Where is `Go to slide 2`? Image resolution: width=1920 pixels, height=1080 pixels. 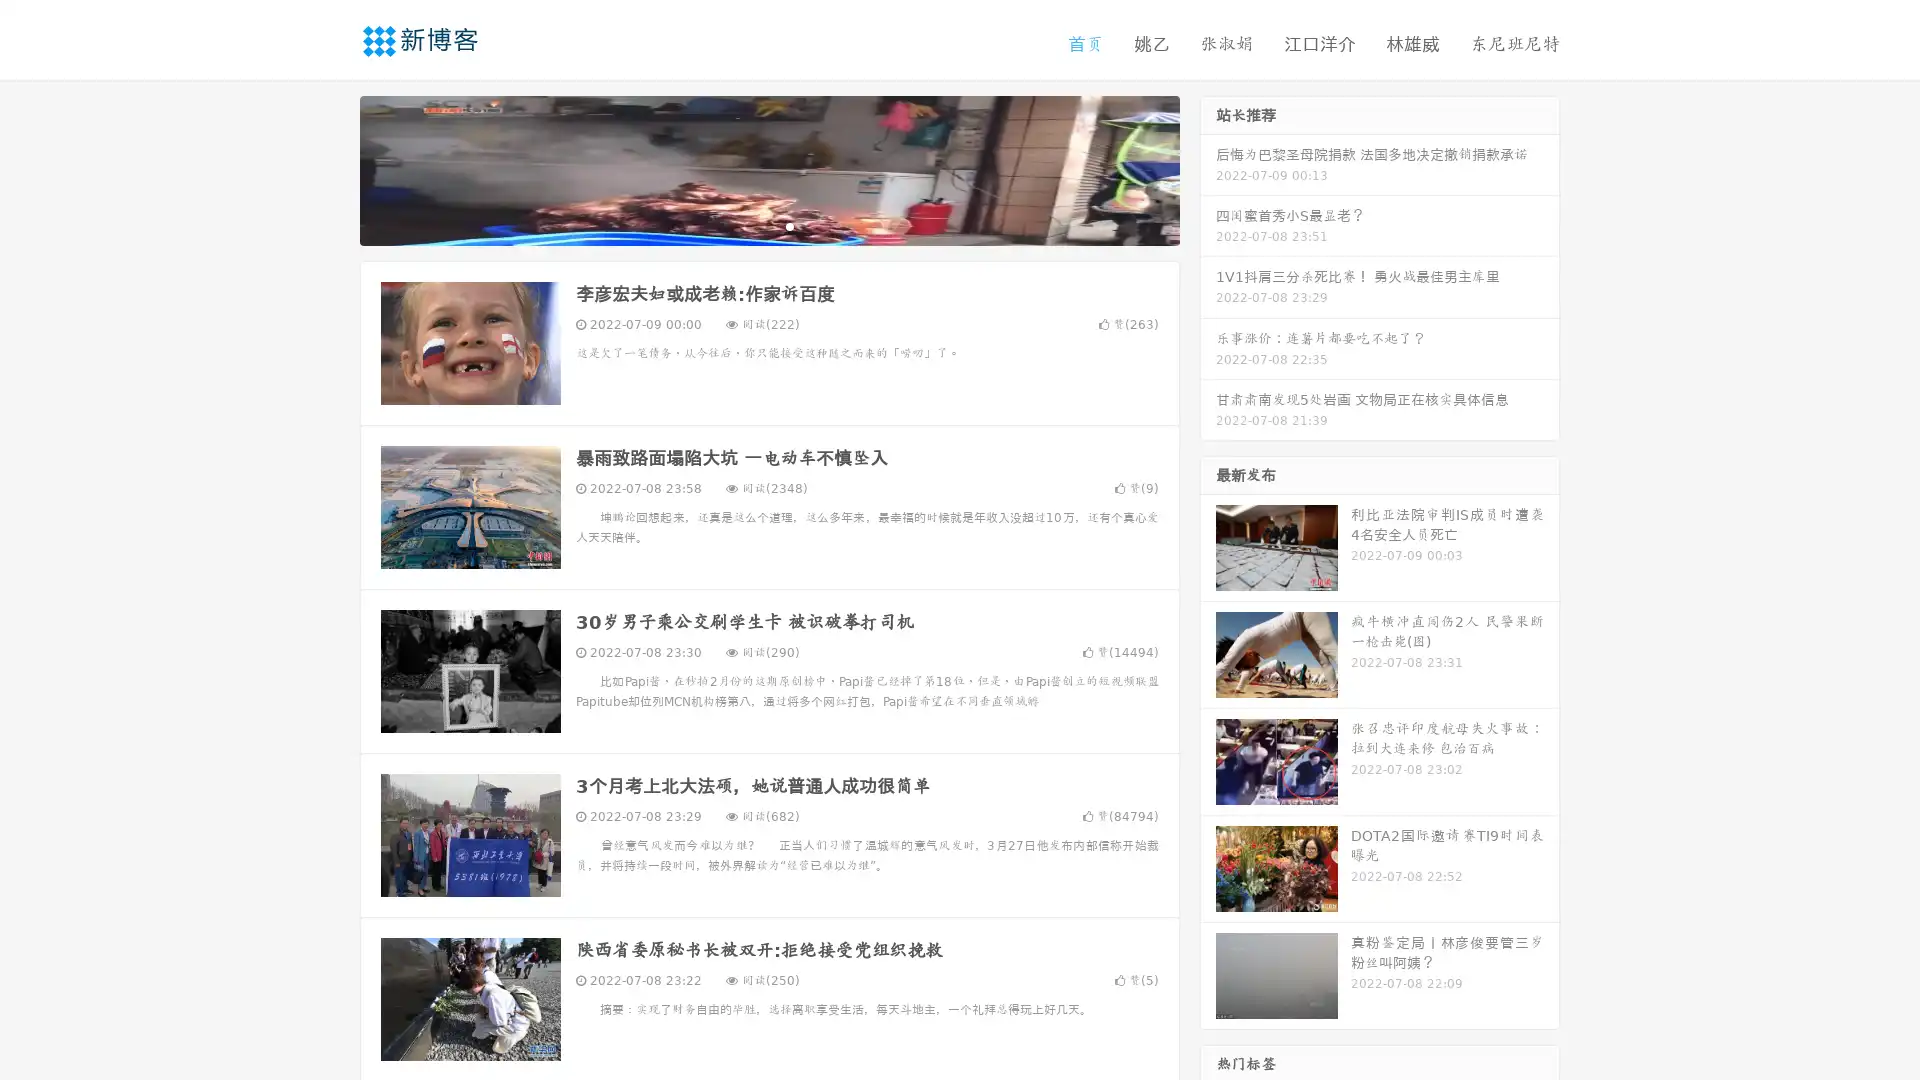
Go to slide 2 is located at coordinates (768, 225).